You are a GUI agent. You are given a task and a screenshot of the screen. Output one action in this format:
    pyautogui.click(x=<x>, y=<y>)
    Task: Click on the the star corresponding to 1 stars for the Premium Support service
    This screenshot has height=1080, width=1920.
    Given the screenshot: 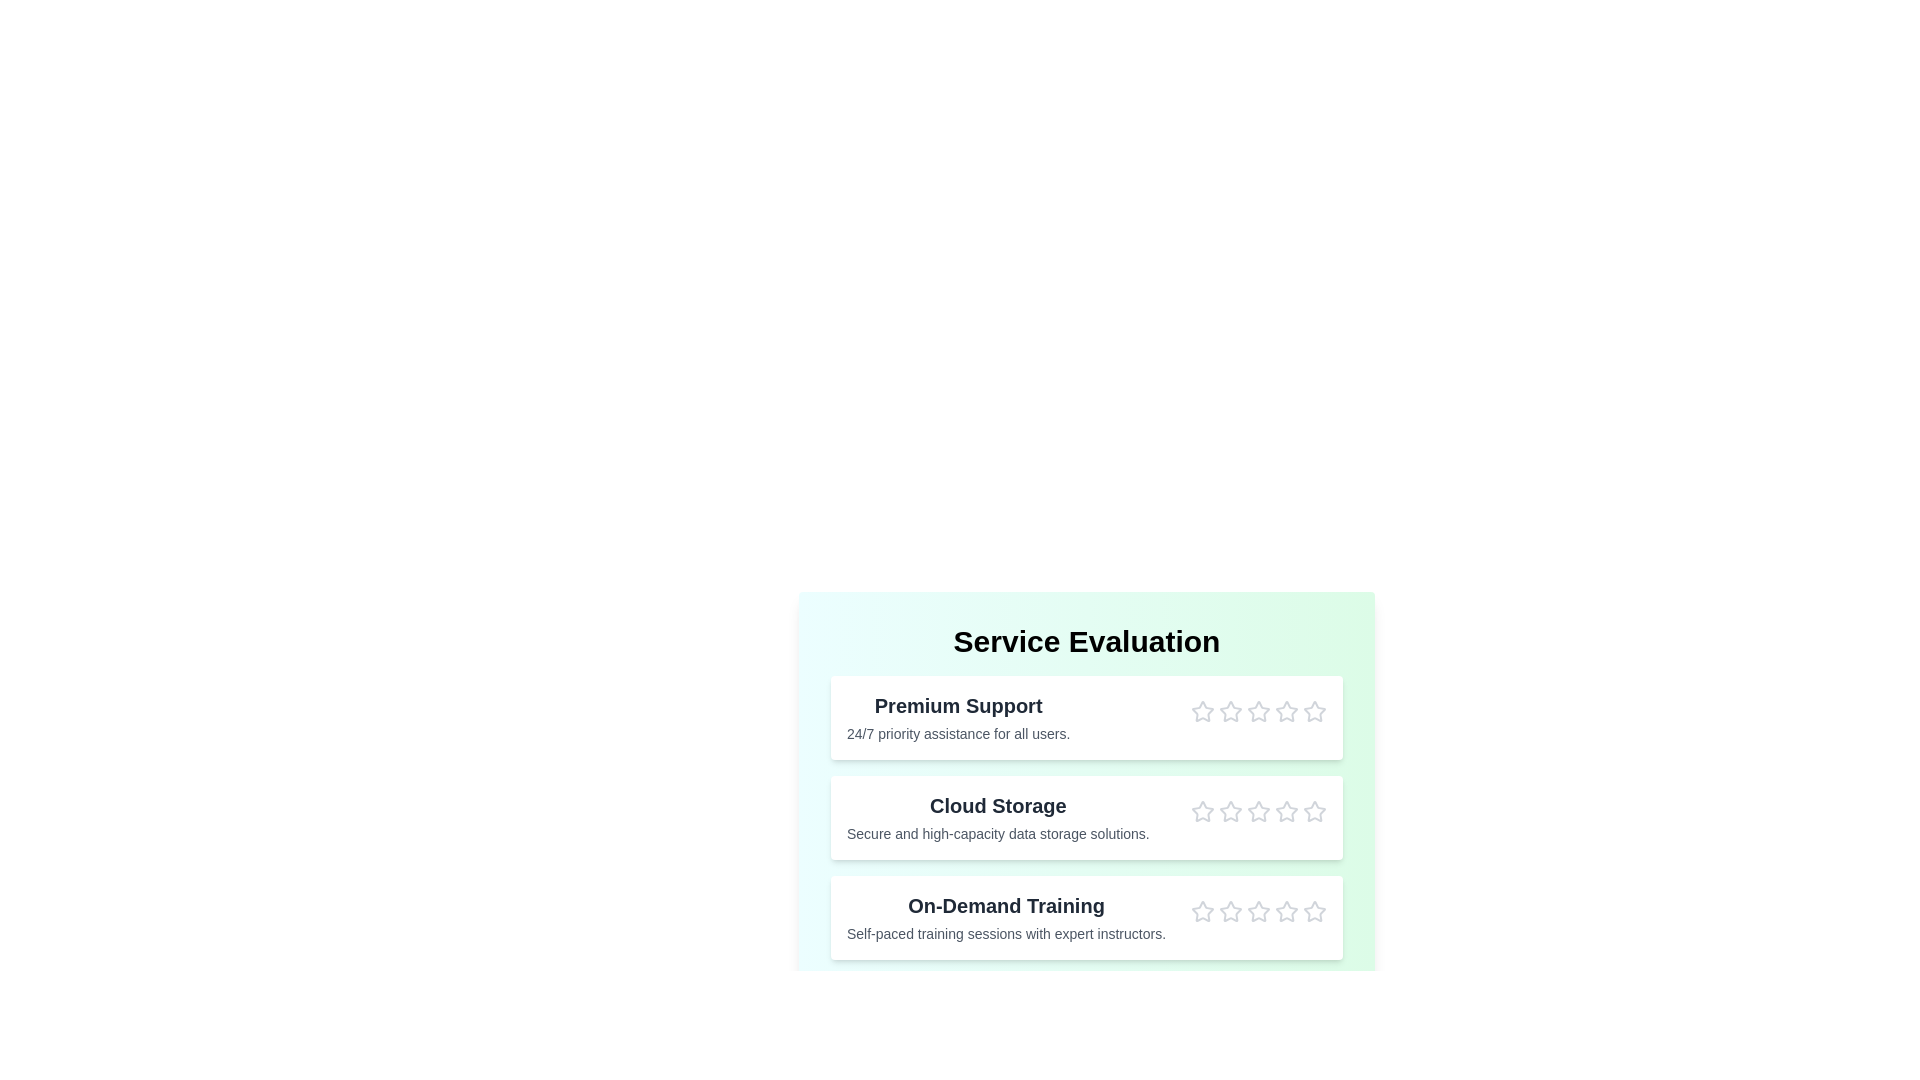 What is the action you would take?
    pyautogui.click(x=1202, y=711)
    